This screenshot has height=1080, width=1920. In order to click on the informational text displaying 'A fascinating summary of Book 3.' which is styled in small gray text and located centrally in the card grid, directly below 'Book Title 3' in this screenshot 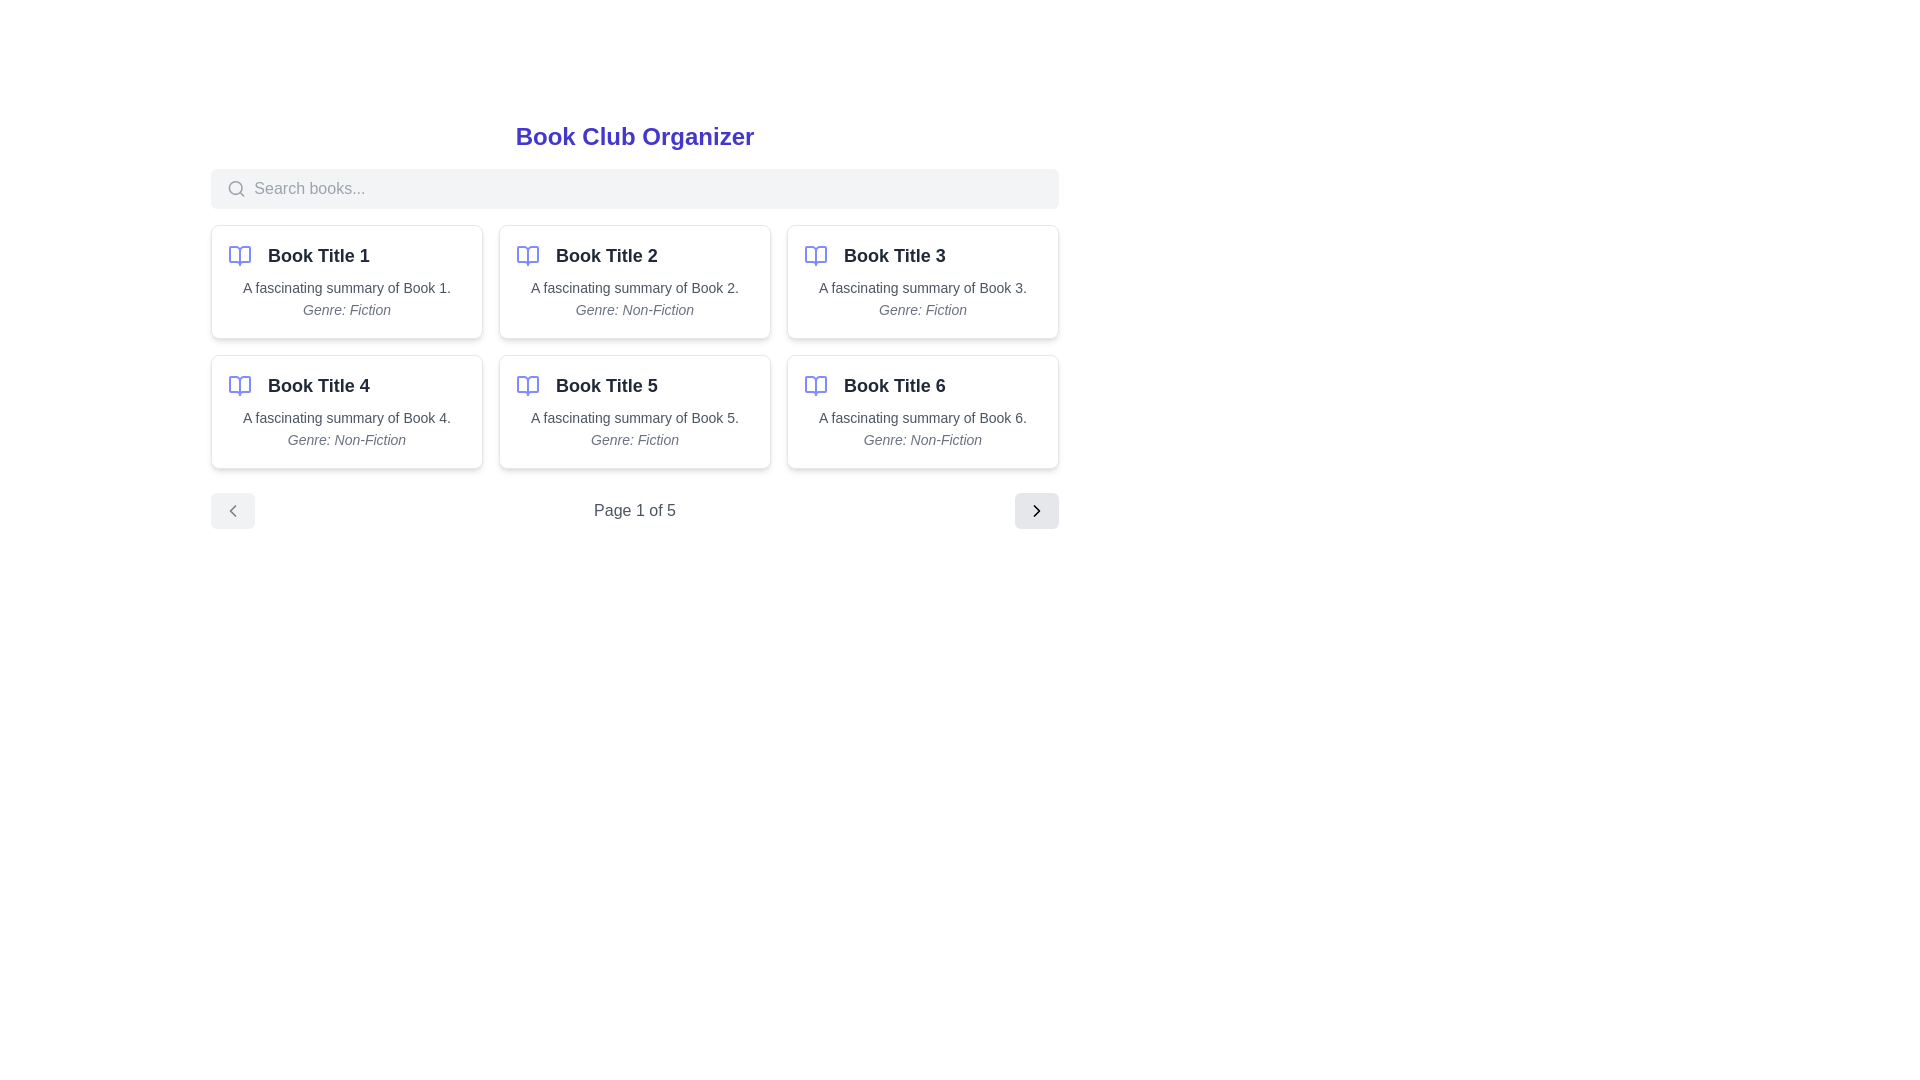, I will do `click(921, 288)`.